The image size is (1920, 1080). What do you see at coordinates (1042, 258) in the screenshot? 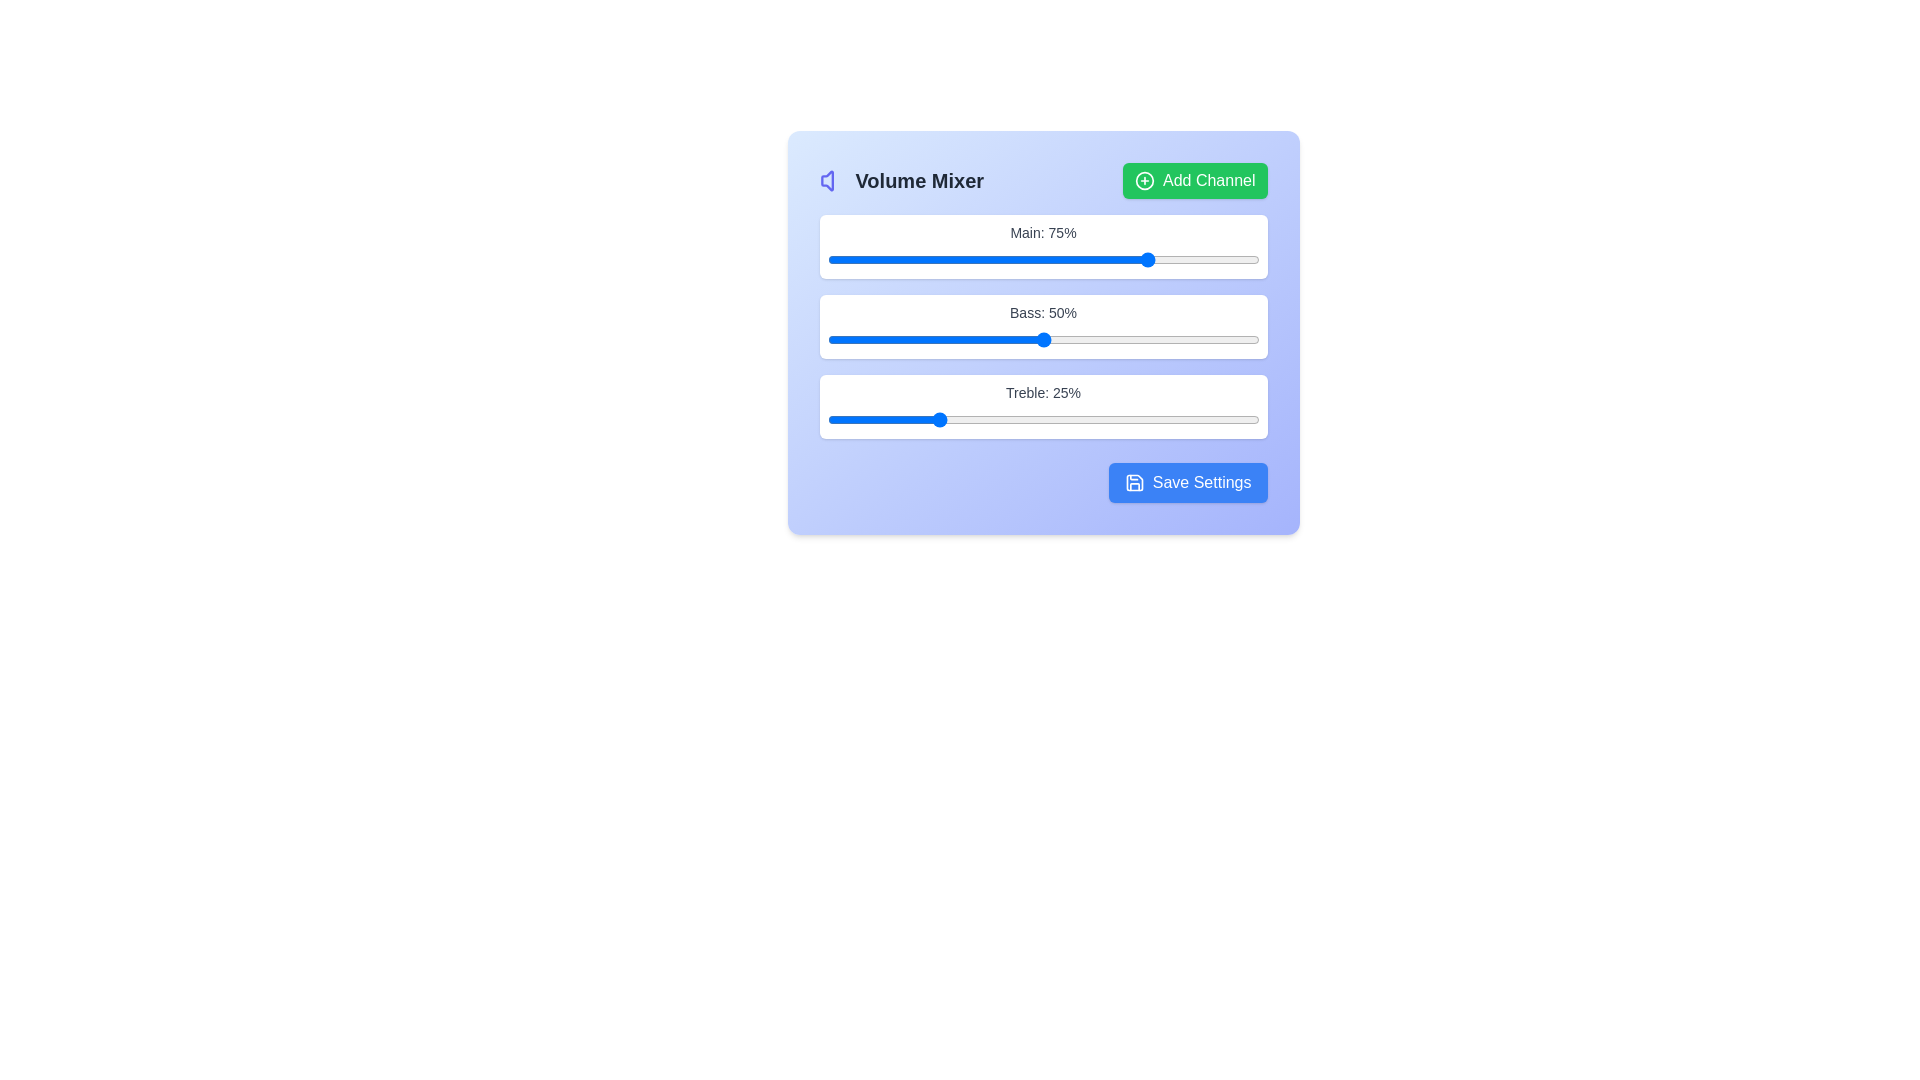
I see `the horizontal sliding range control located below the label 'Main: 75%', which features a blue-filled progress bar and a draggable circular knob` at bounding box center [1042, 258].